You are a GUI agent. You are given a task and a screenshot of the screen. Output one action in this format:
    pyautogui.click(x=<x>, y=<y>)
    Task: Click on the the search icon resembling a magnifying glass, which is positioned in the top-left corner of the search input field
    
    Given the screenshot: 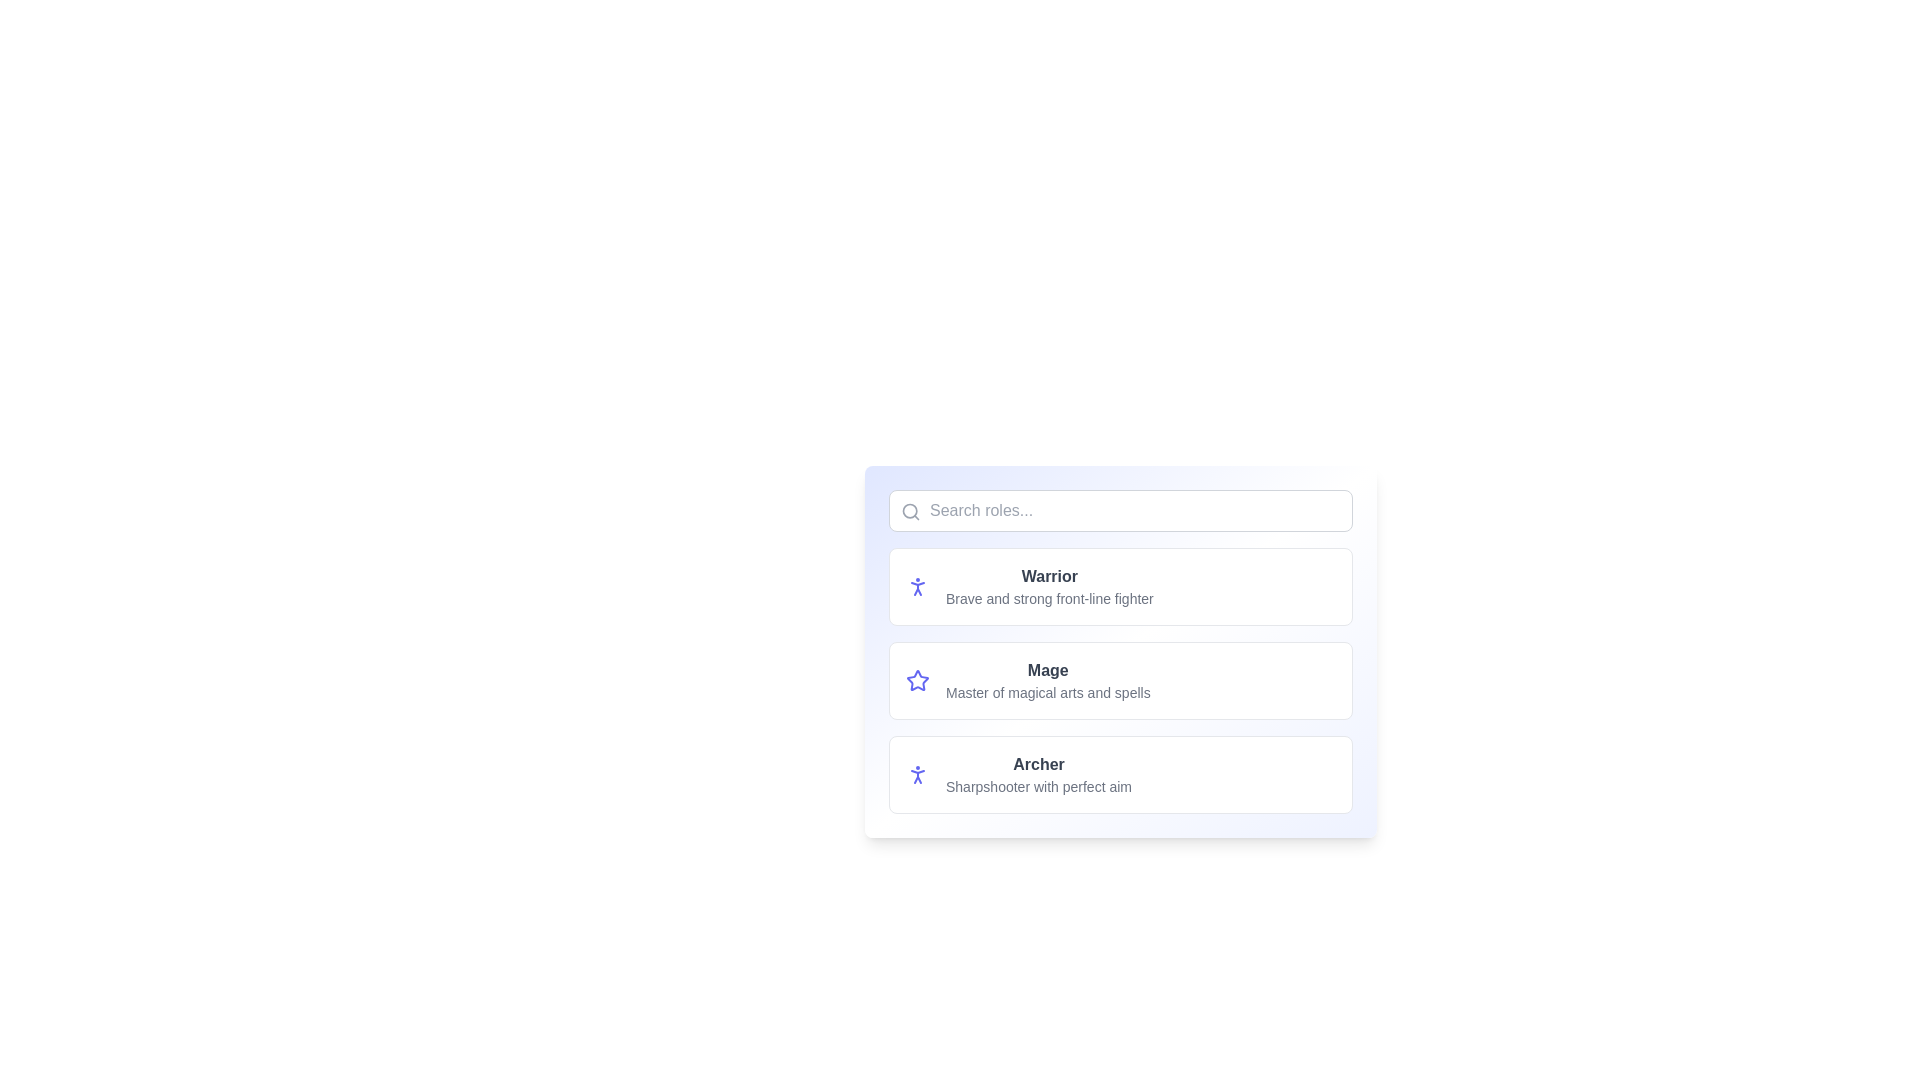 What is the action you would take?
    pyautogui.click(x=910, y=511)
    